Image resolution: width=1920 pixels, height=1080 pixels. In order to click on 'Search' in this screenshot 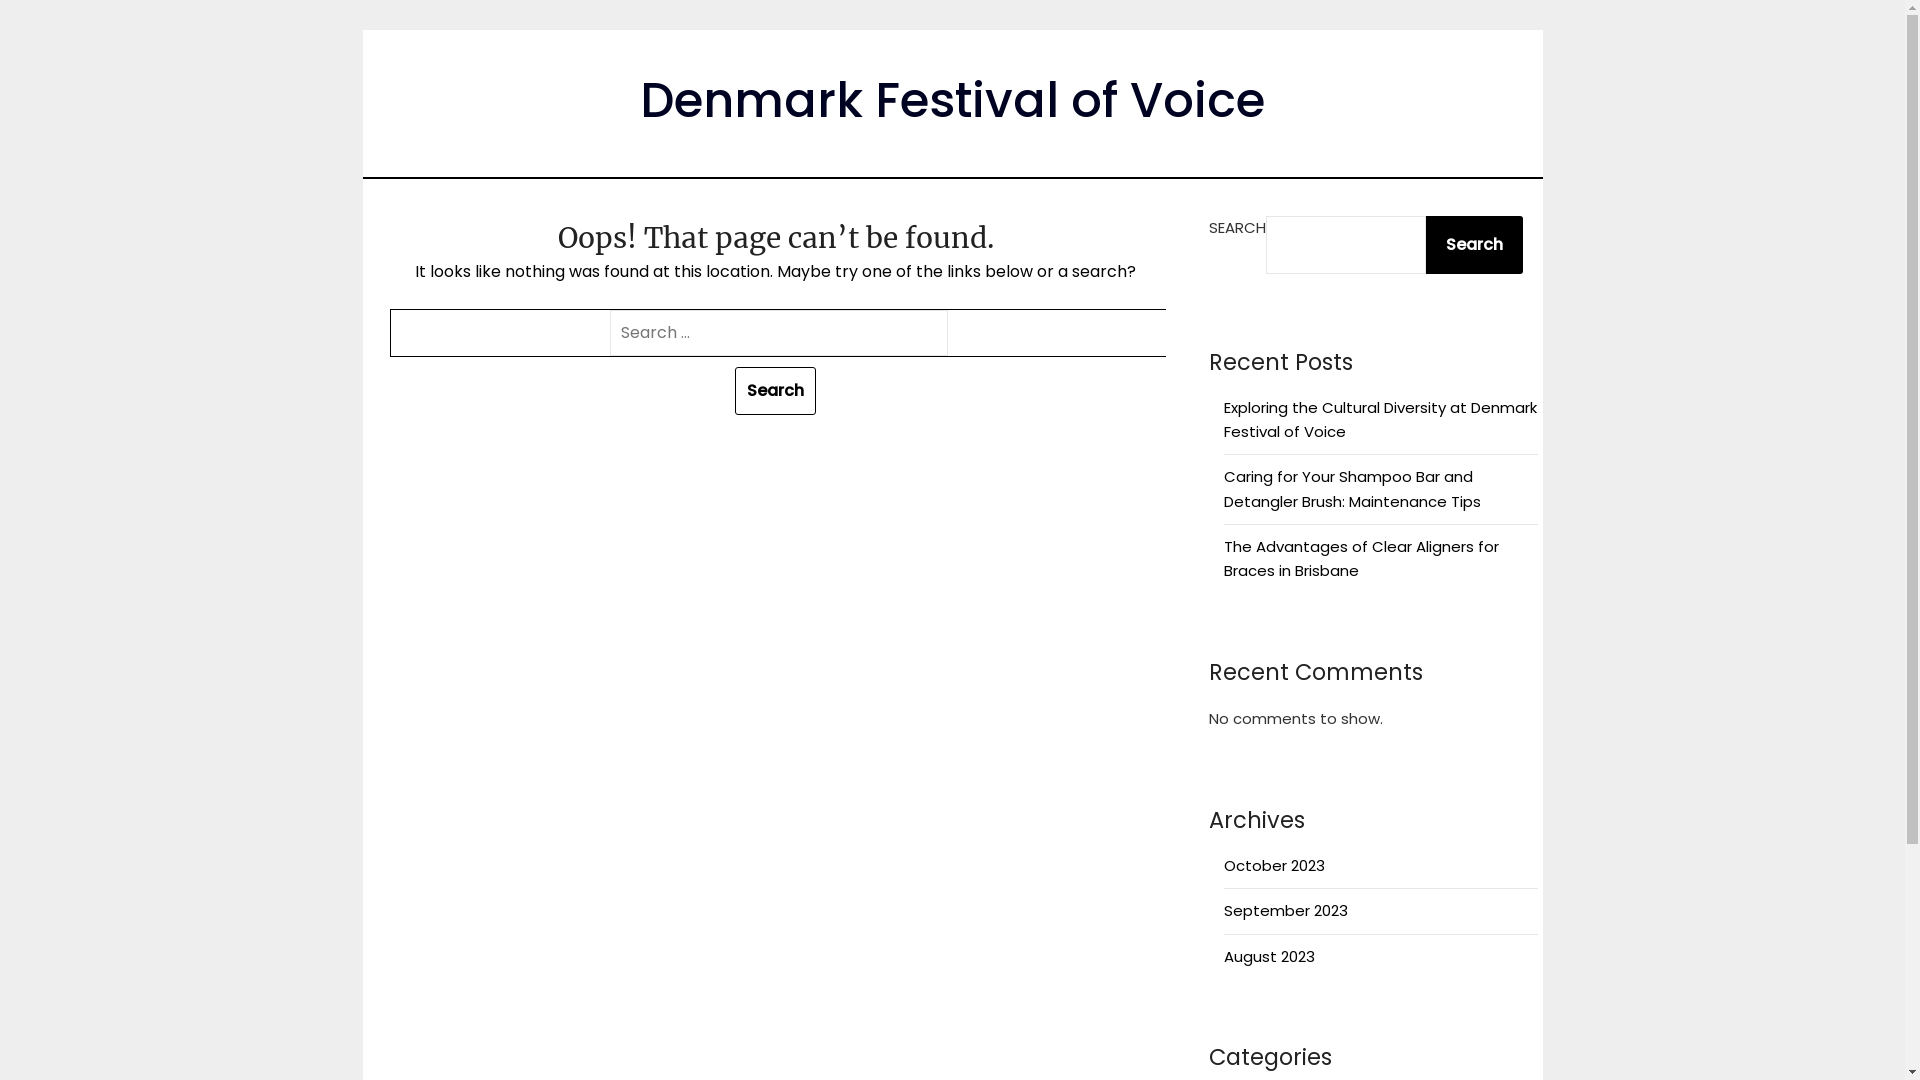, I will do `click(1474, 244)`.